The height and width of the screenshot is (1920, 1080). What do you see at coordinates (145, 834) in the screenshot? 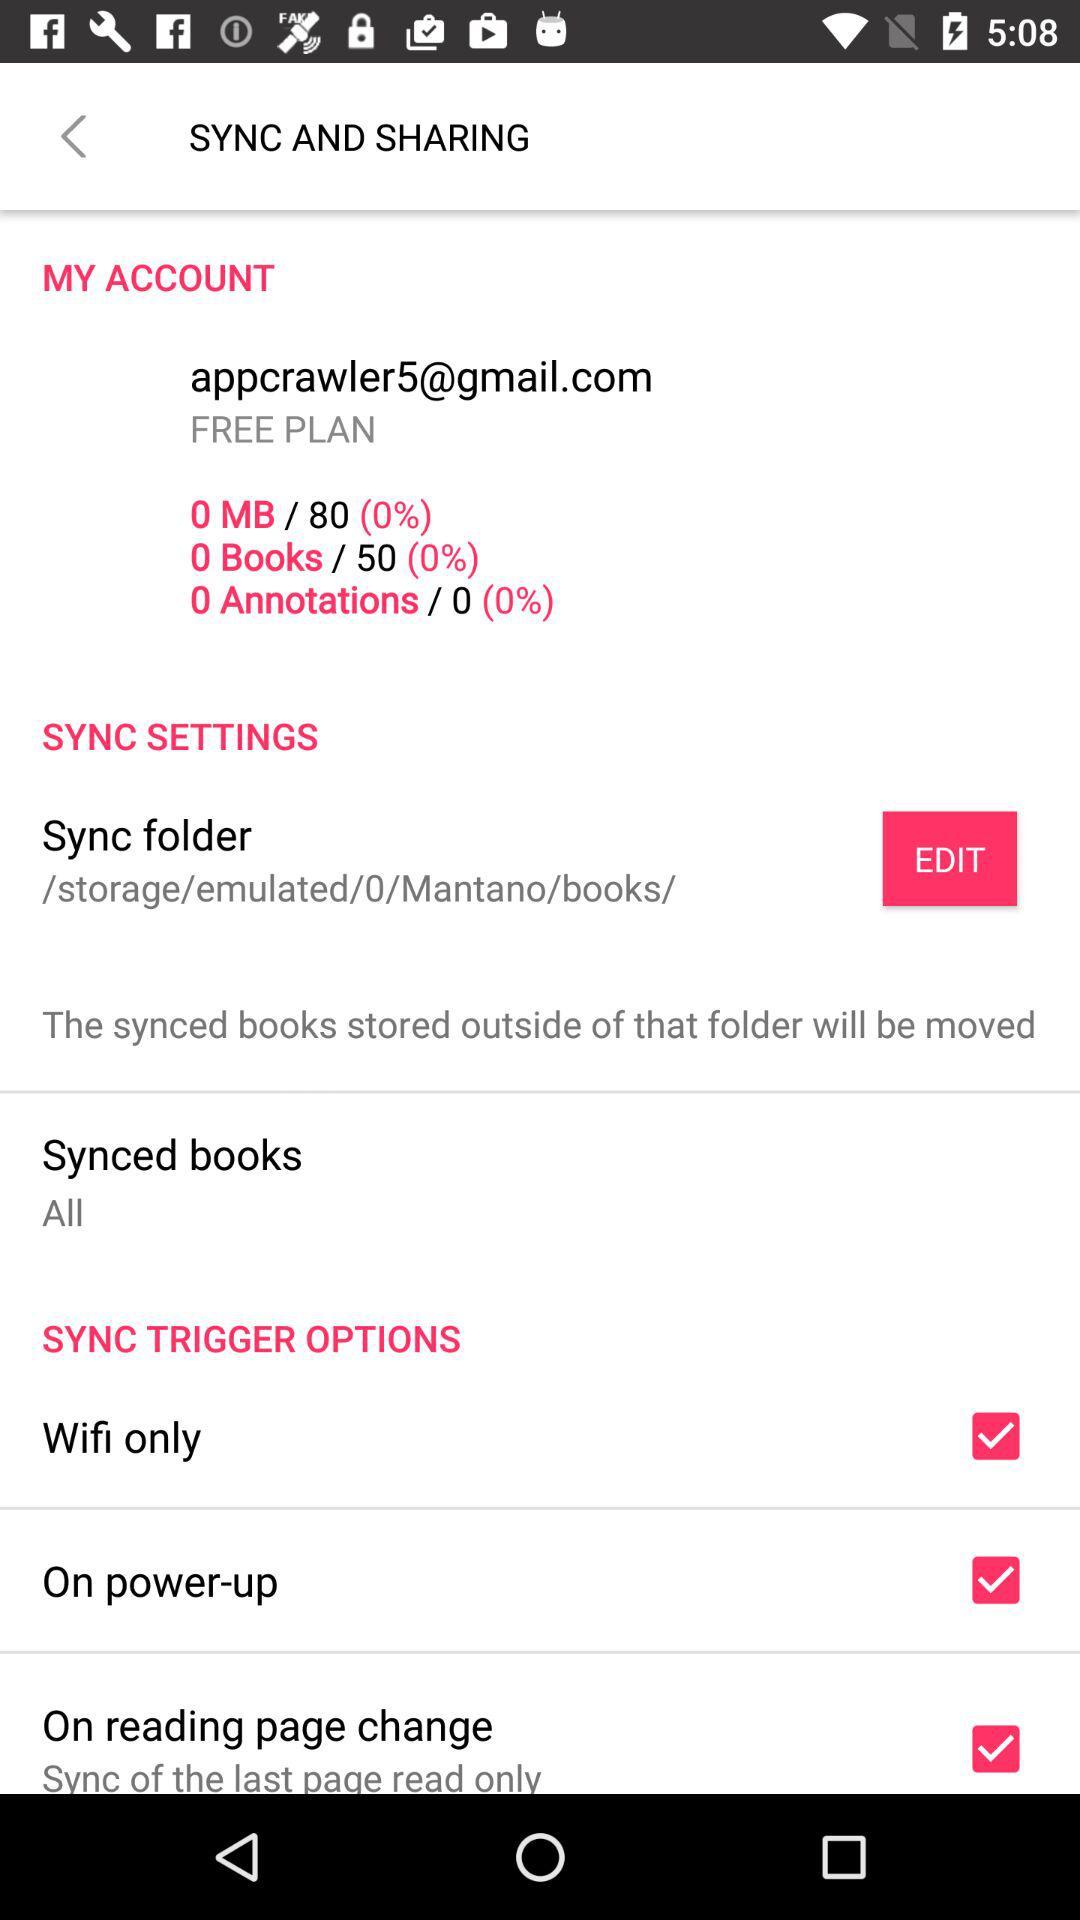
I see `item above storage emulated 0 icon` at bounding box center [145, 834].